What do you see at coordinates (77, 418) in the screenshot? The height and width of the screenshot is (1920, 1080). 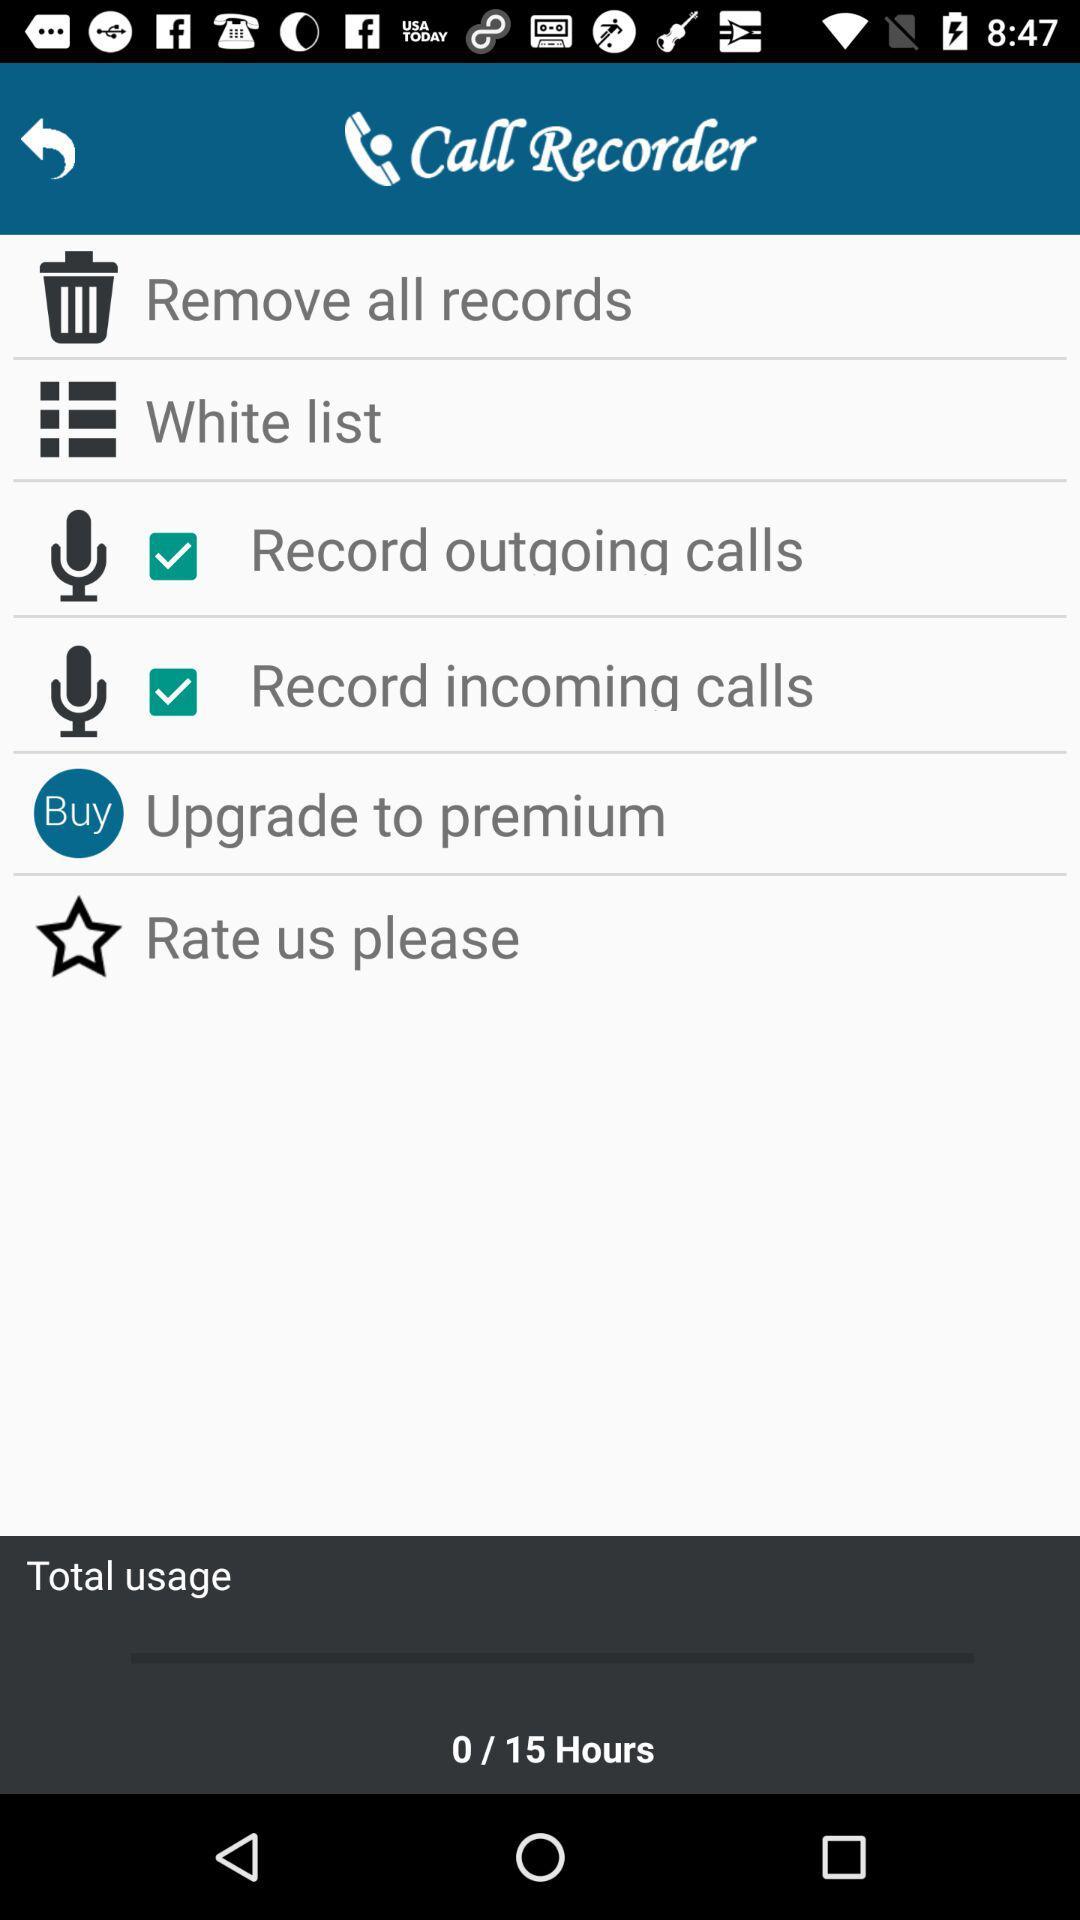 I see `open white list` at bounding box center [77, 418].